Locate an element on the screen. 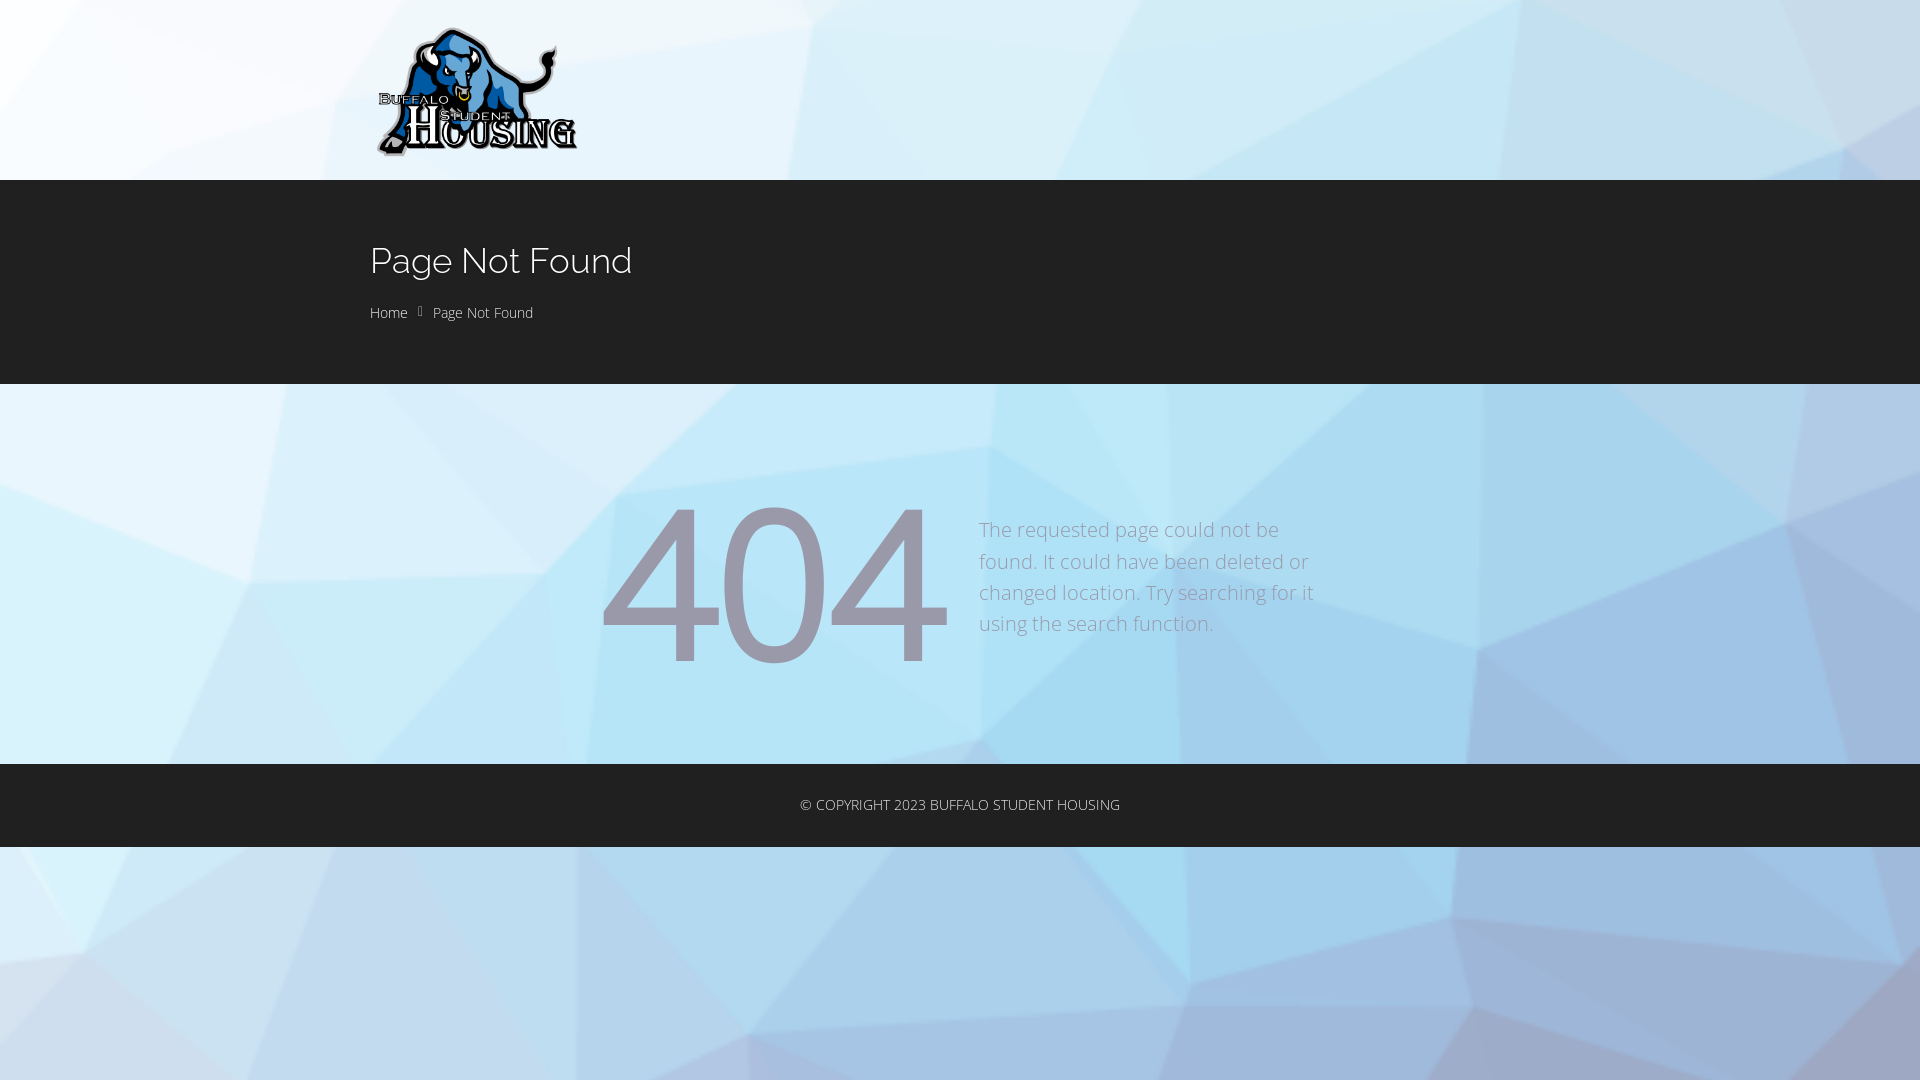  'Home' is located at coordinates (388, 312).